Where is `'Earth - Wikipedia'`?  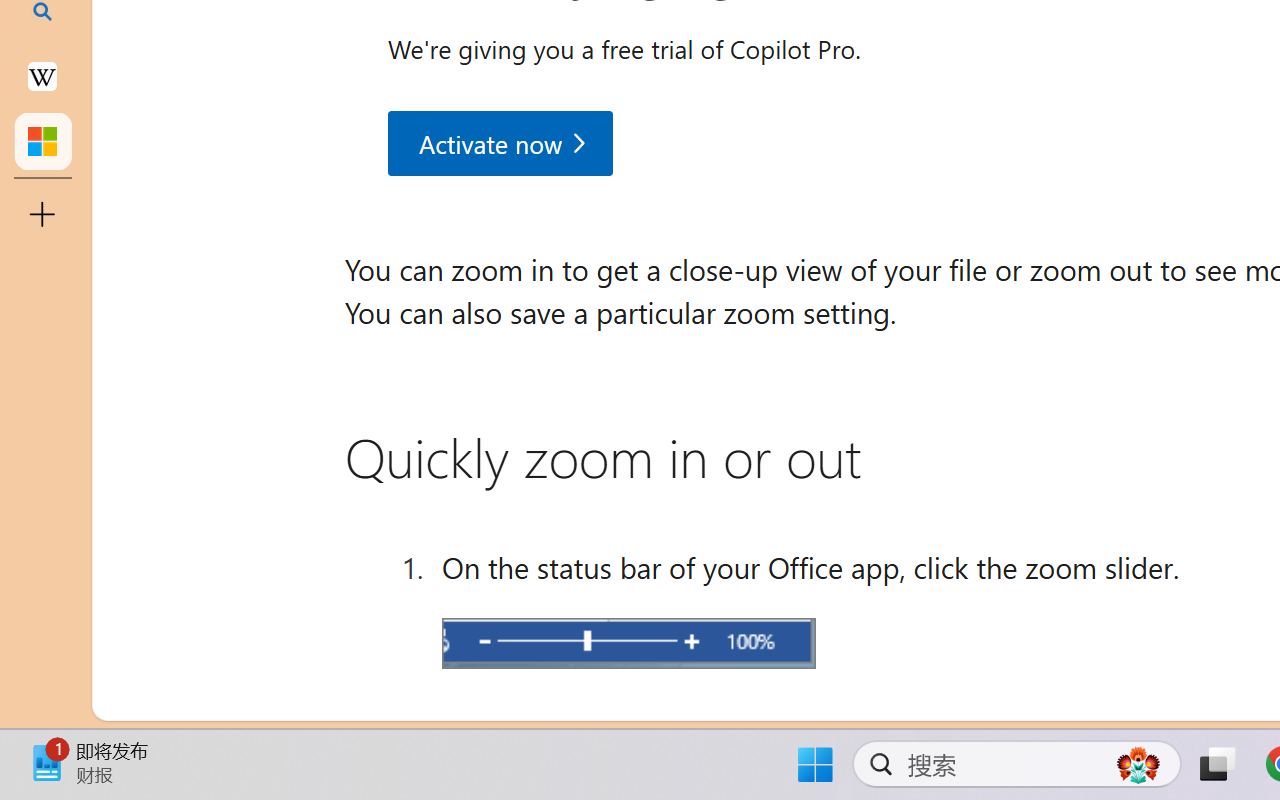
'Earth - Wikipedia' is located at coordinates (42, 76).